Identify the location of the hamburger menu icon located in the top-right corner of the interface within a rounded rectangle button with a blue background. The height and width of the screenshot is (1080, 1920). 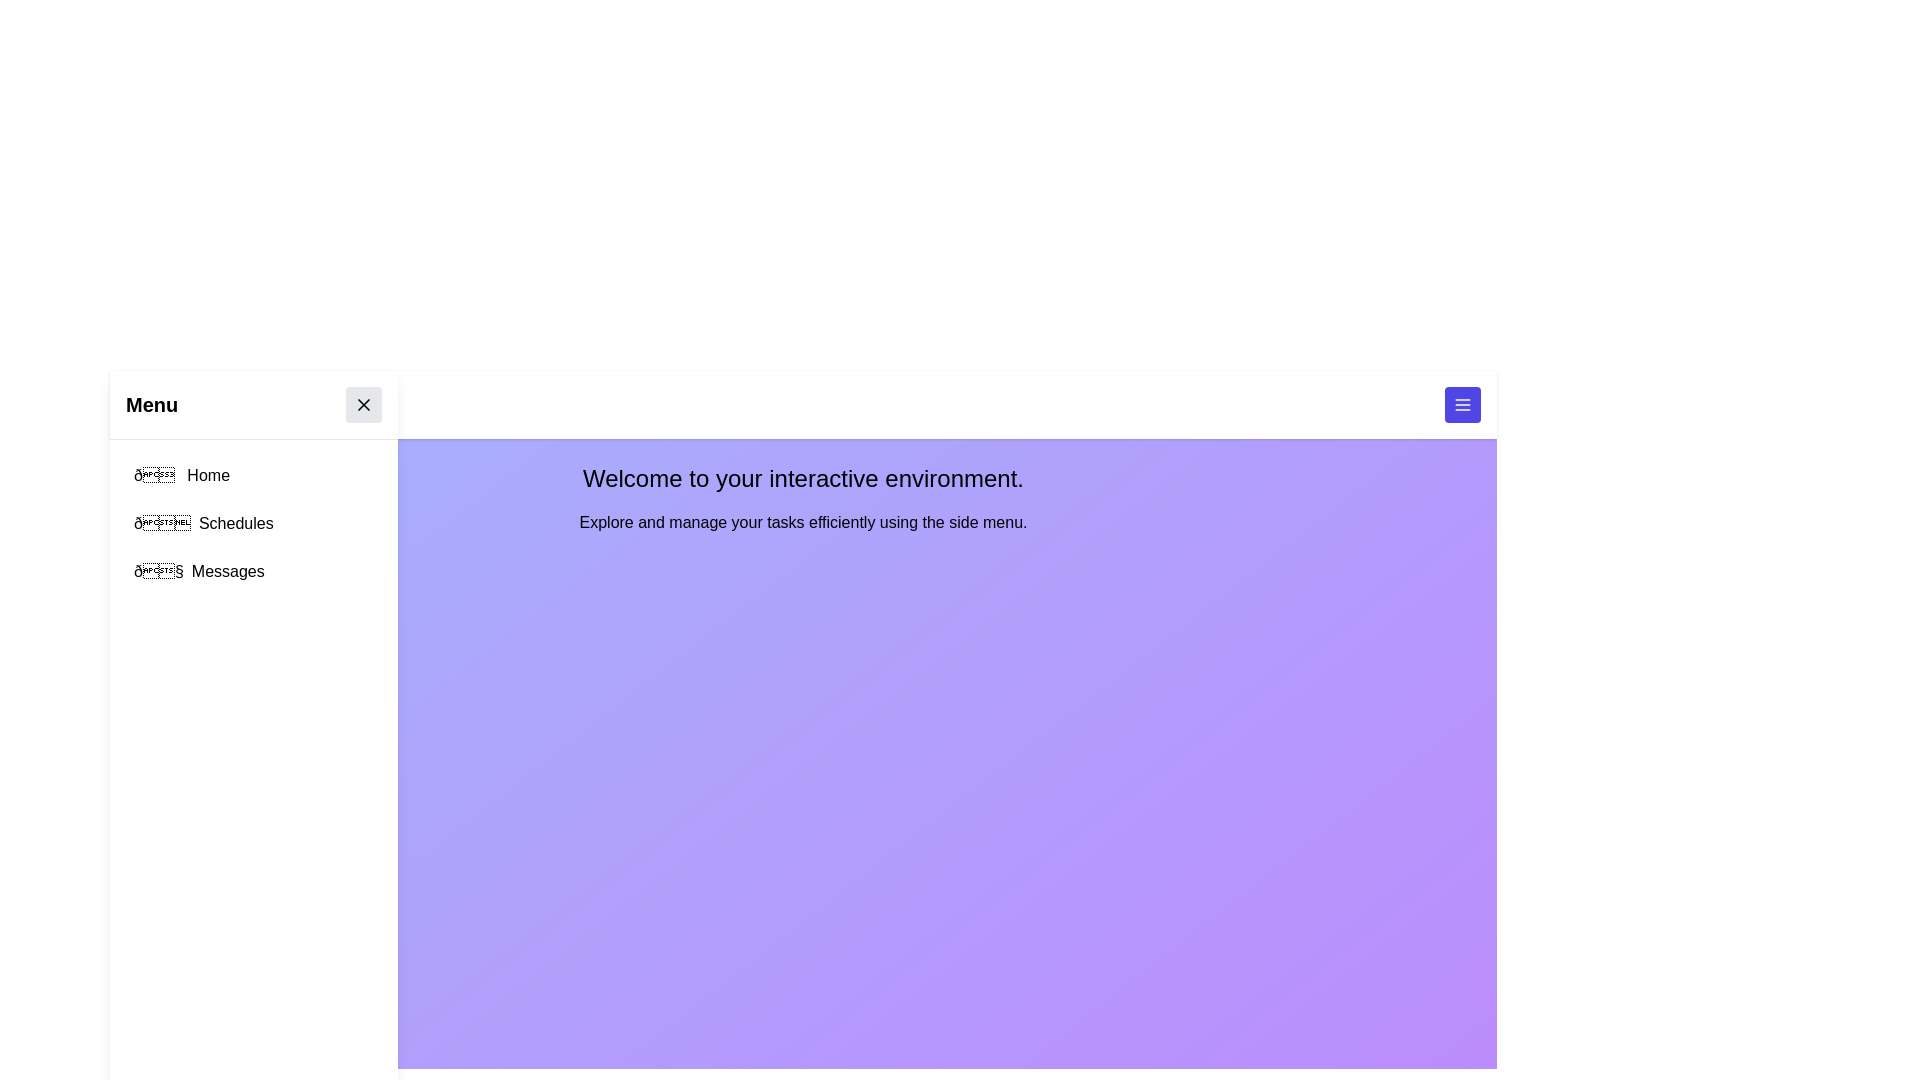
(1463, 405).